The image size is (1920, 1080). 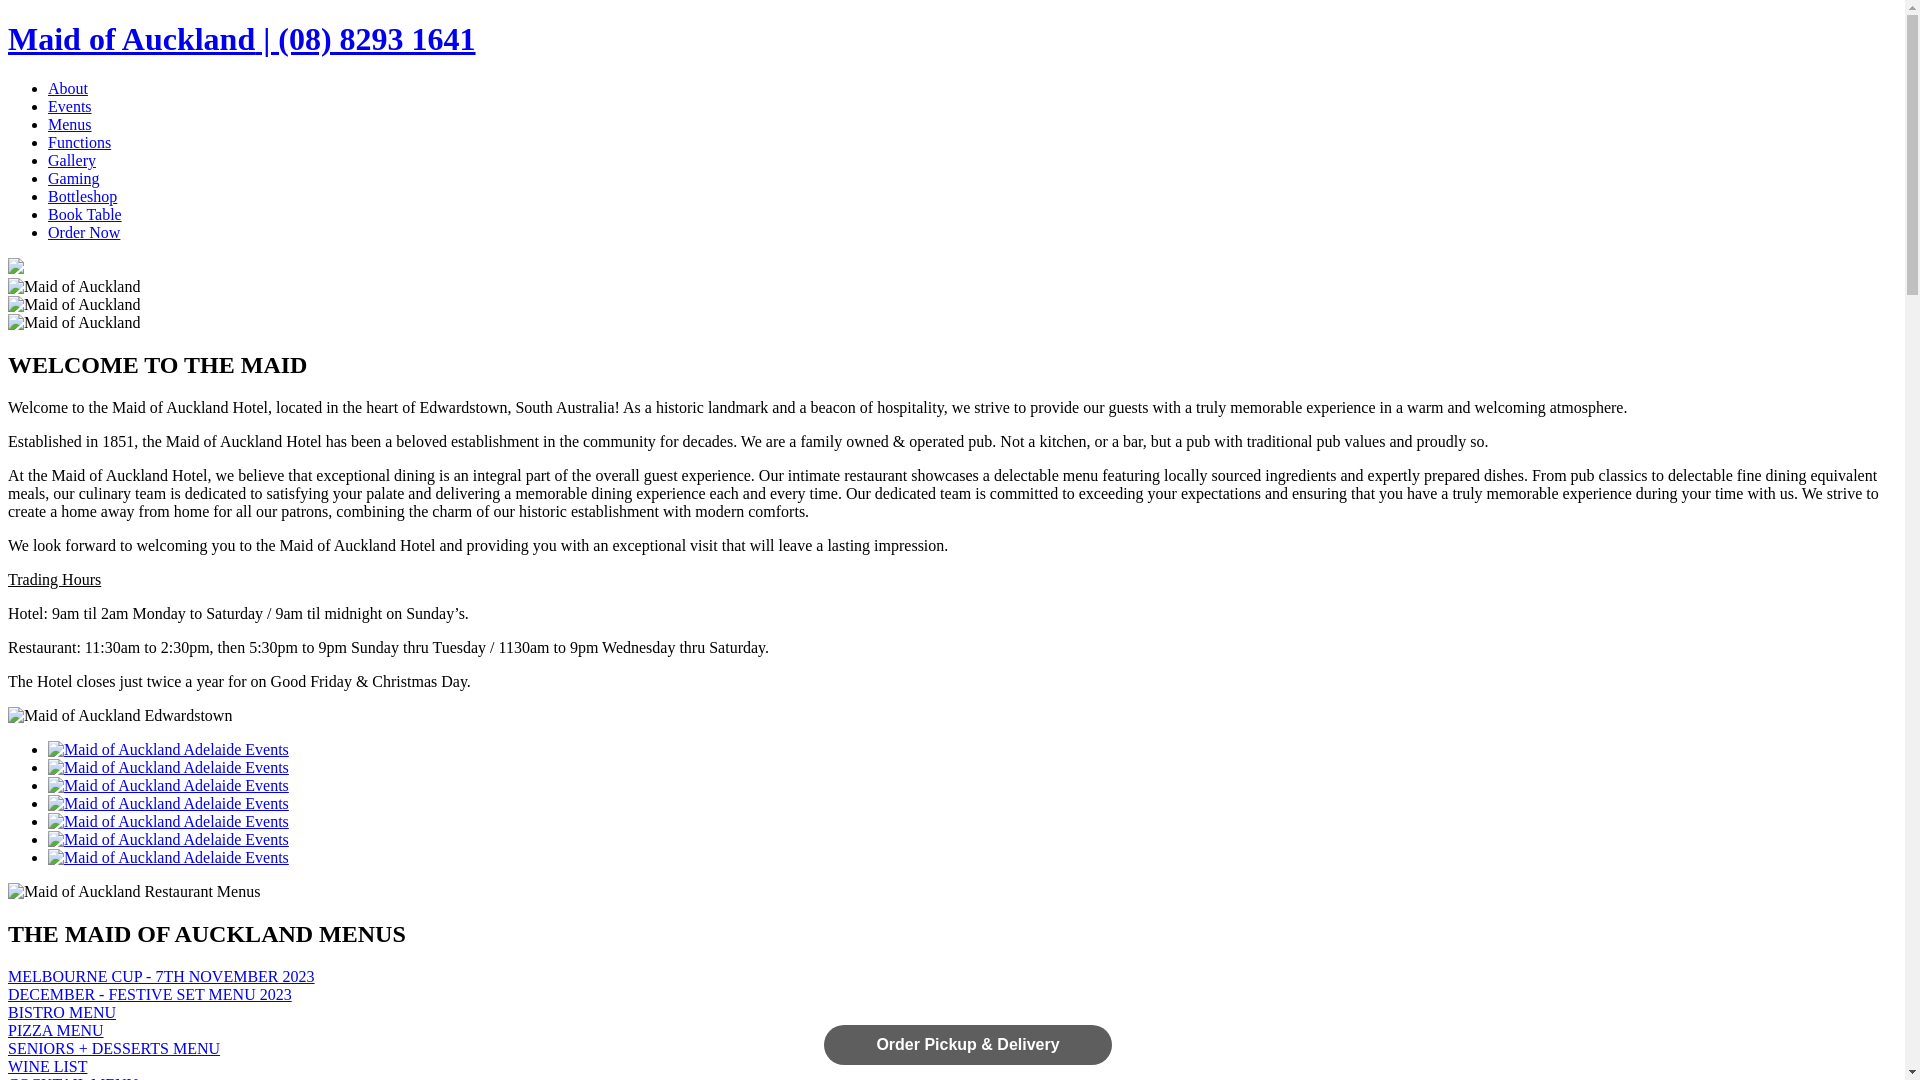 I want to click on 'MELBOURNE CUP - 7TH NOVEMBER 2023', so click(x=951, y=975).